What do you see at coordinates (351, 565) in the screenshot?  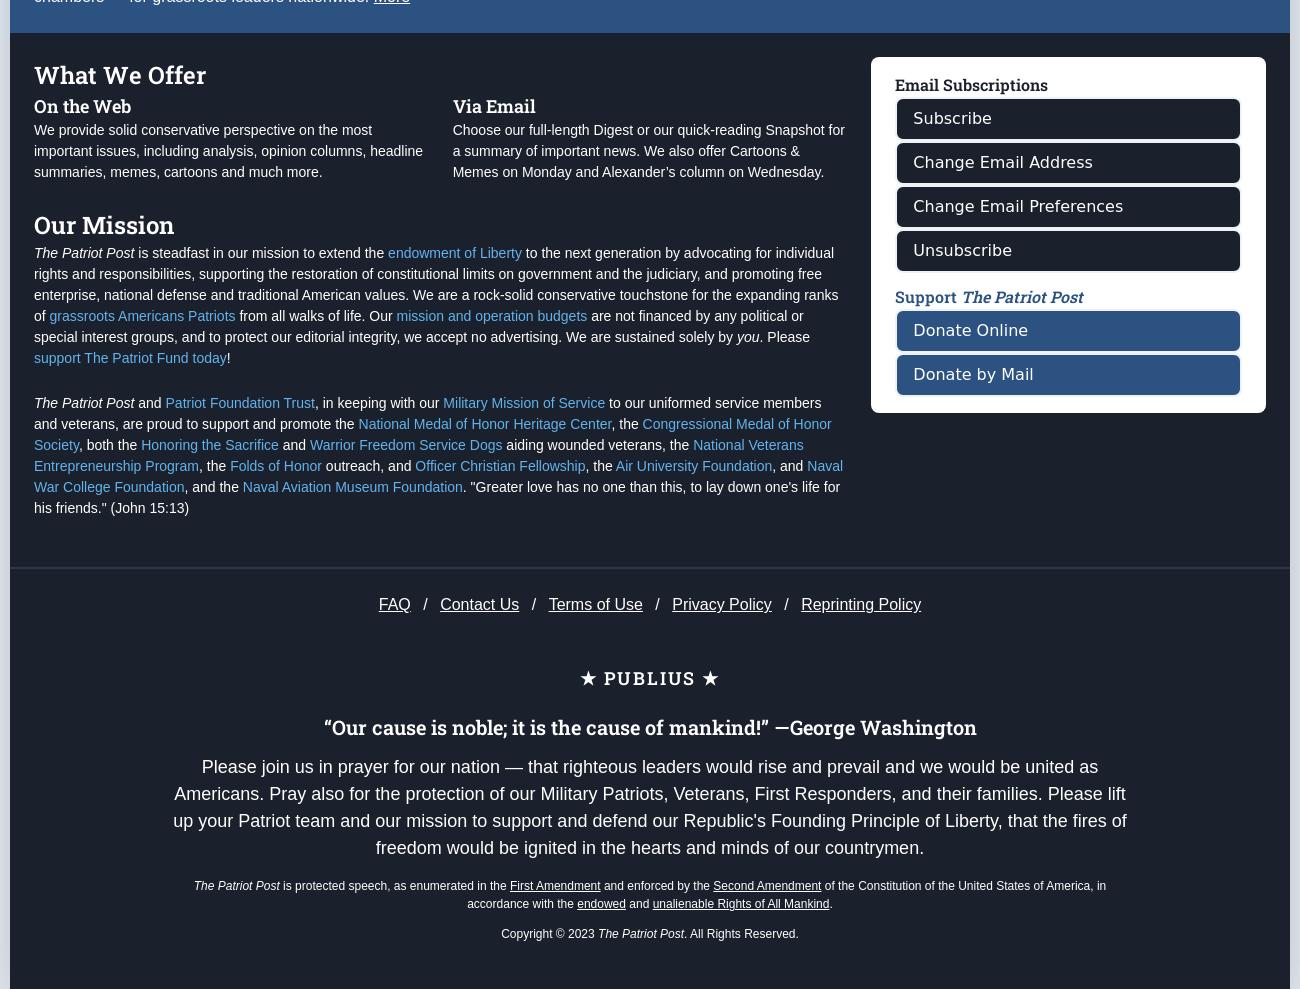 I see `'Naval Aviation Museum Foundation'` at bounding box center [351, 565].